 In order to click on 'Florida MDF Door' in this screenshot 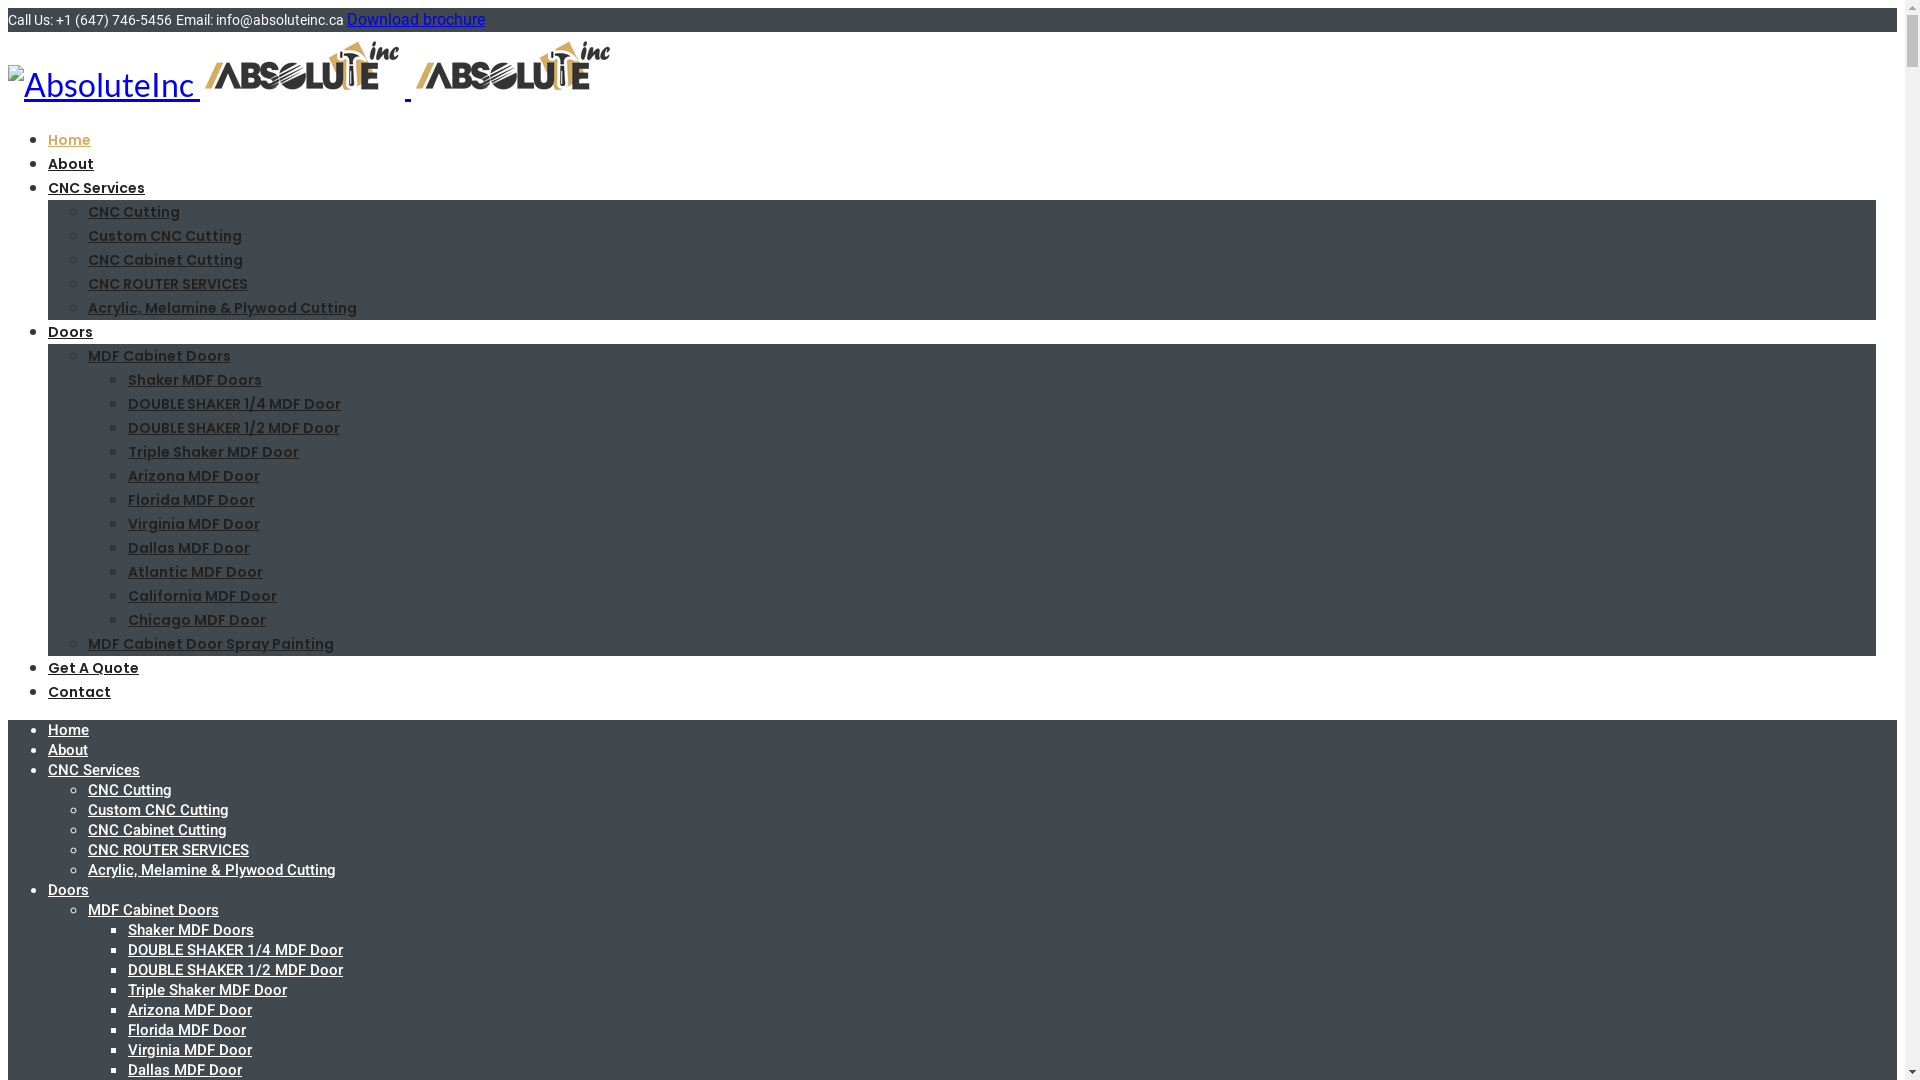, I will do `click(127, 1029)`.